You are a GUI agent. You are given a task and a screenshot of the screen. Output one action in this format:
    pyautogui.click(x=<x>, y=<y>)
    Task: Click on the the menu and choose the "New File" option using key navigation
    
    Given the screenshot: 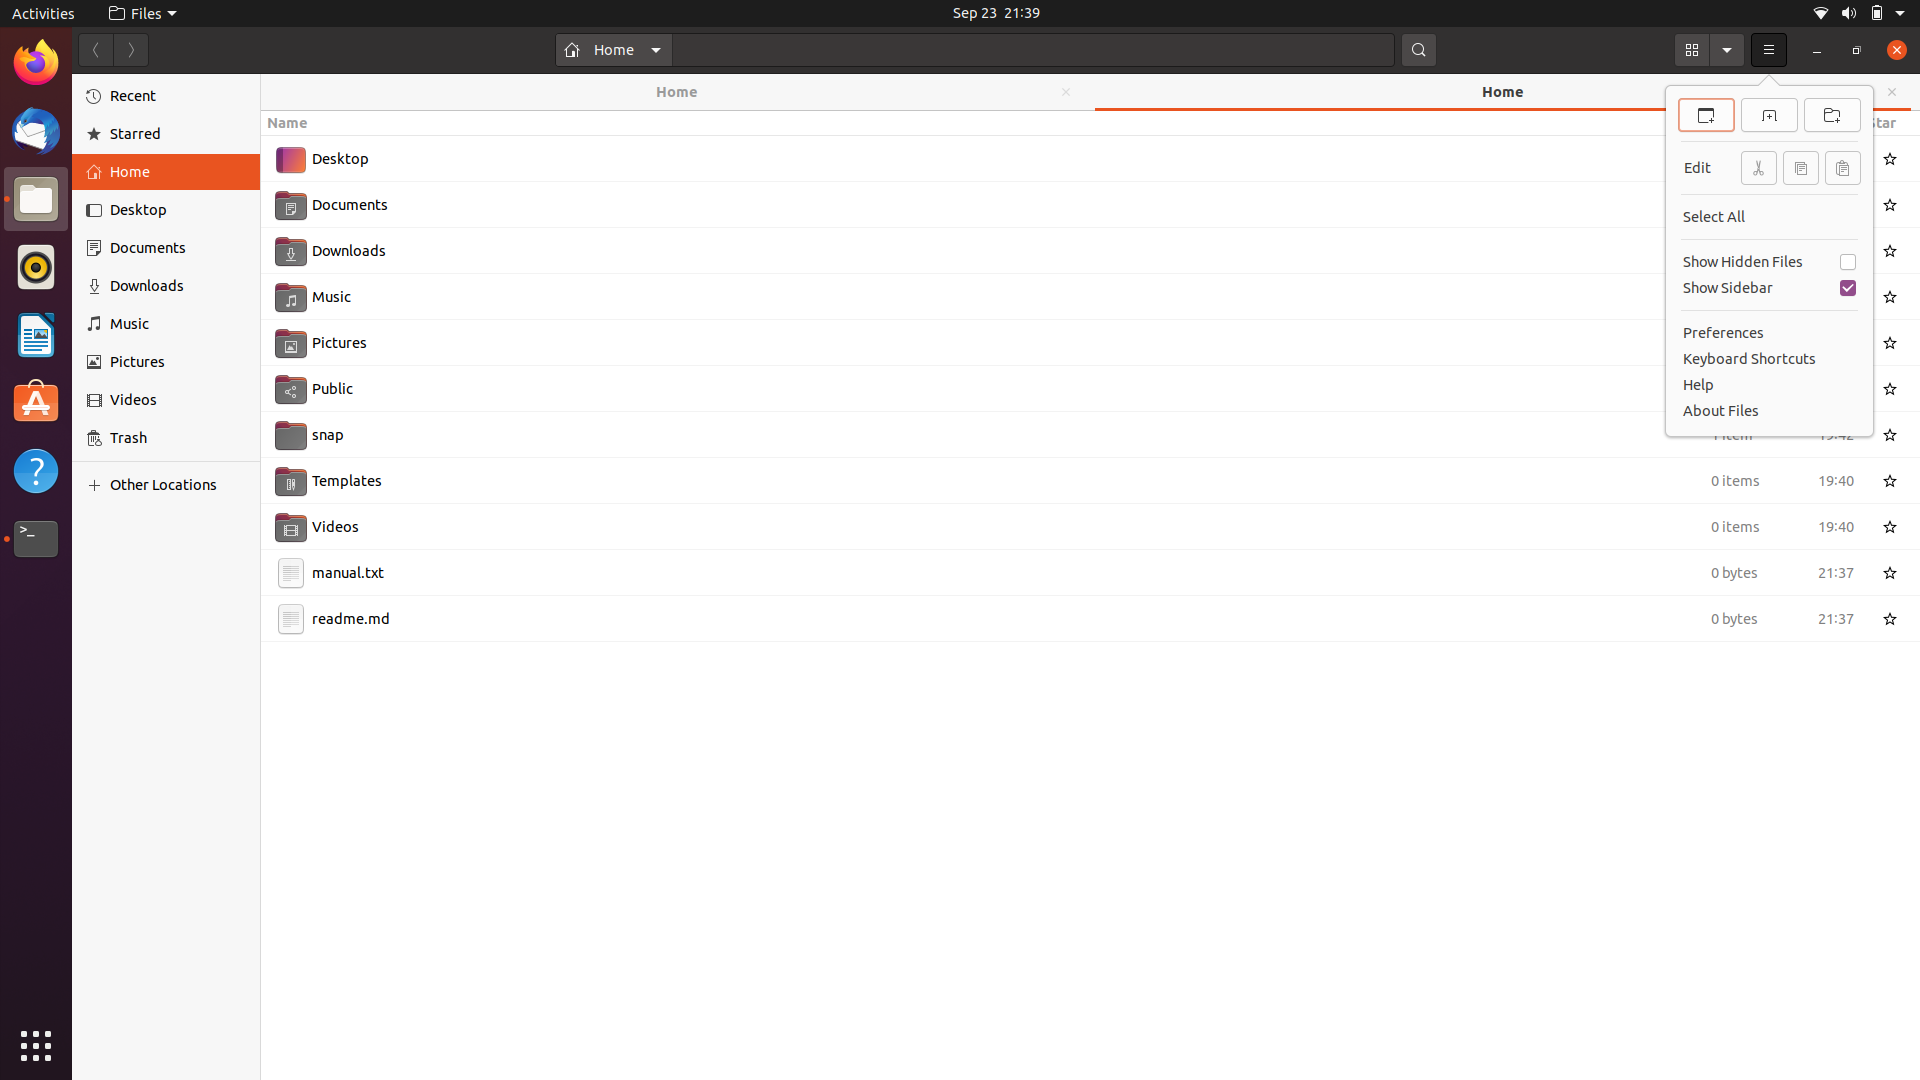 What is the action you would take?
    pyautogui.click(x=1769, y=49)
    